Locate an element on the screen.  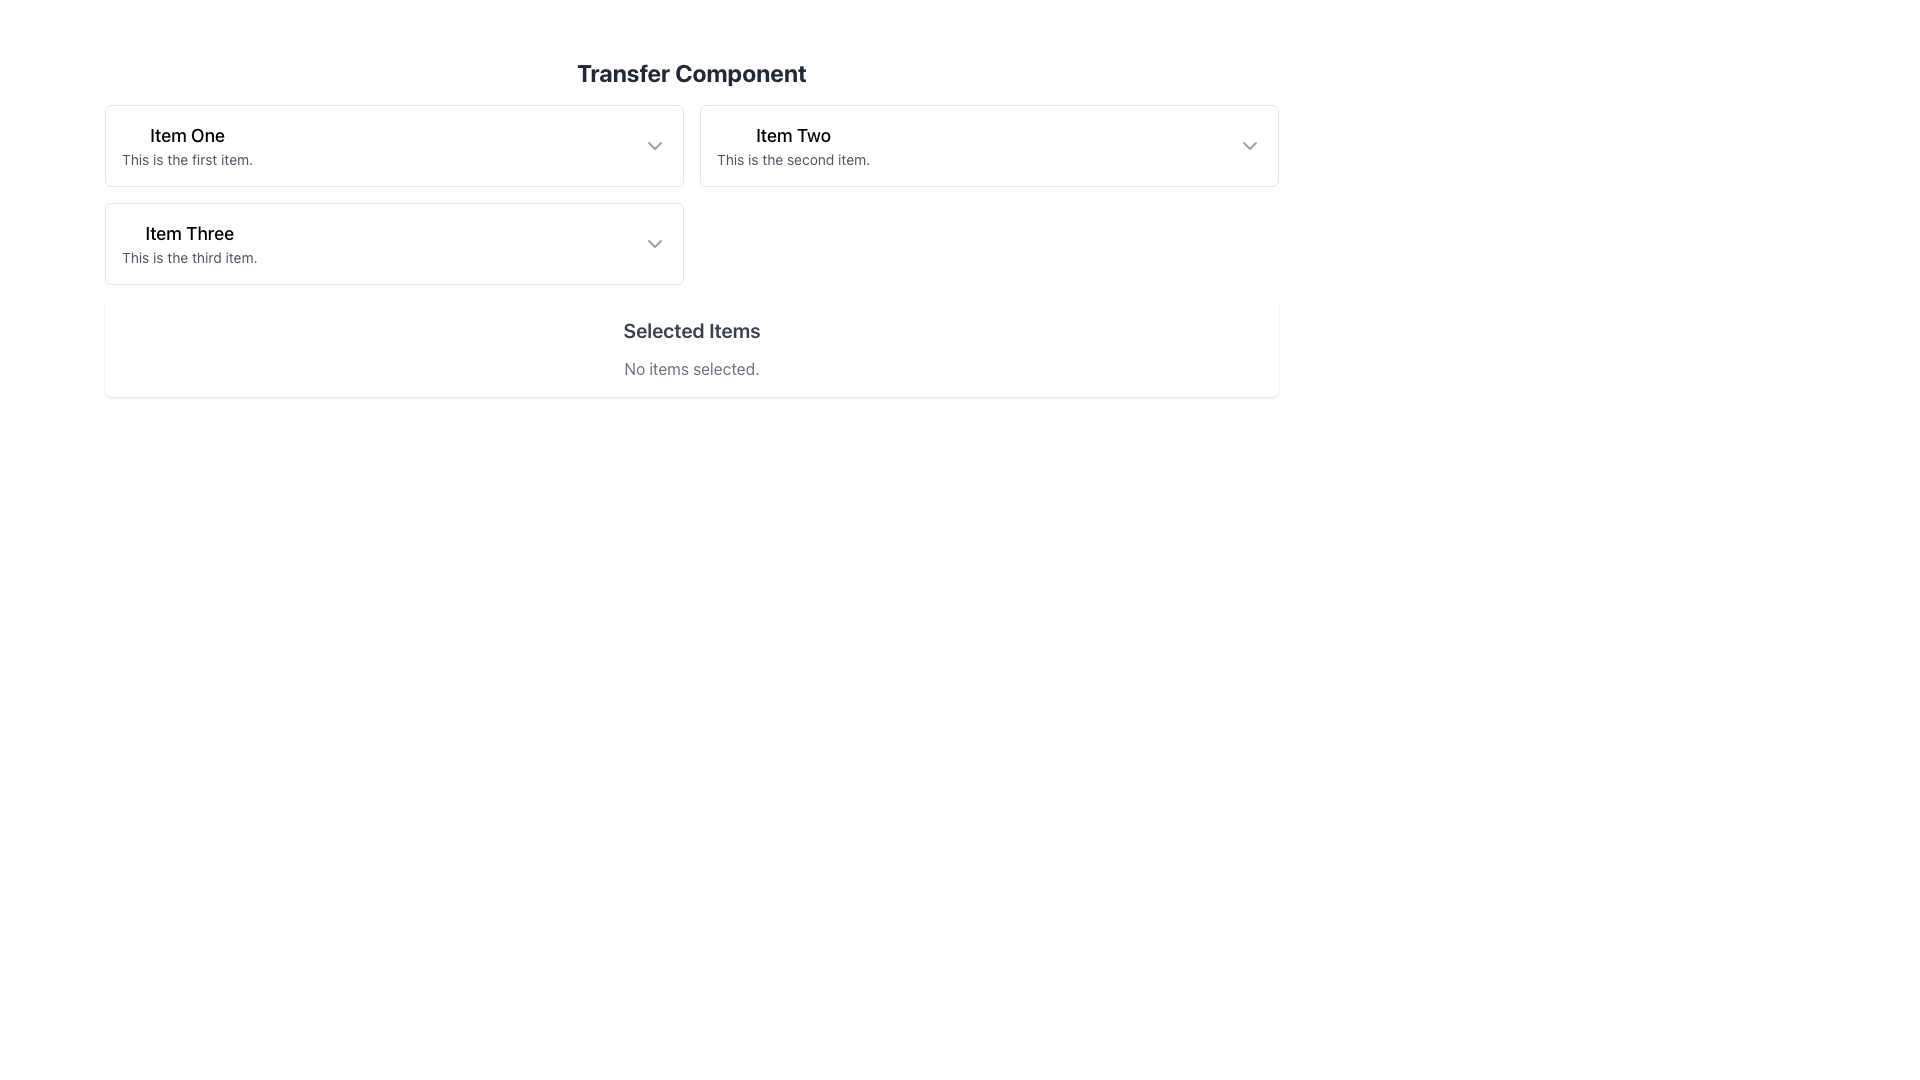
the downward-pointing chevron icon located at the top-right of the 'Item One' box is located at coordinates (654, 145).